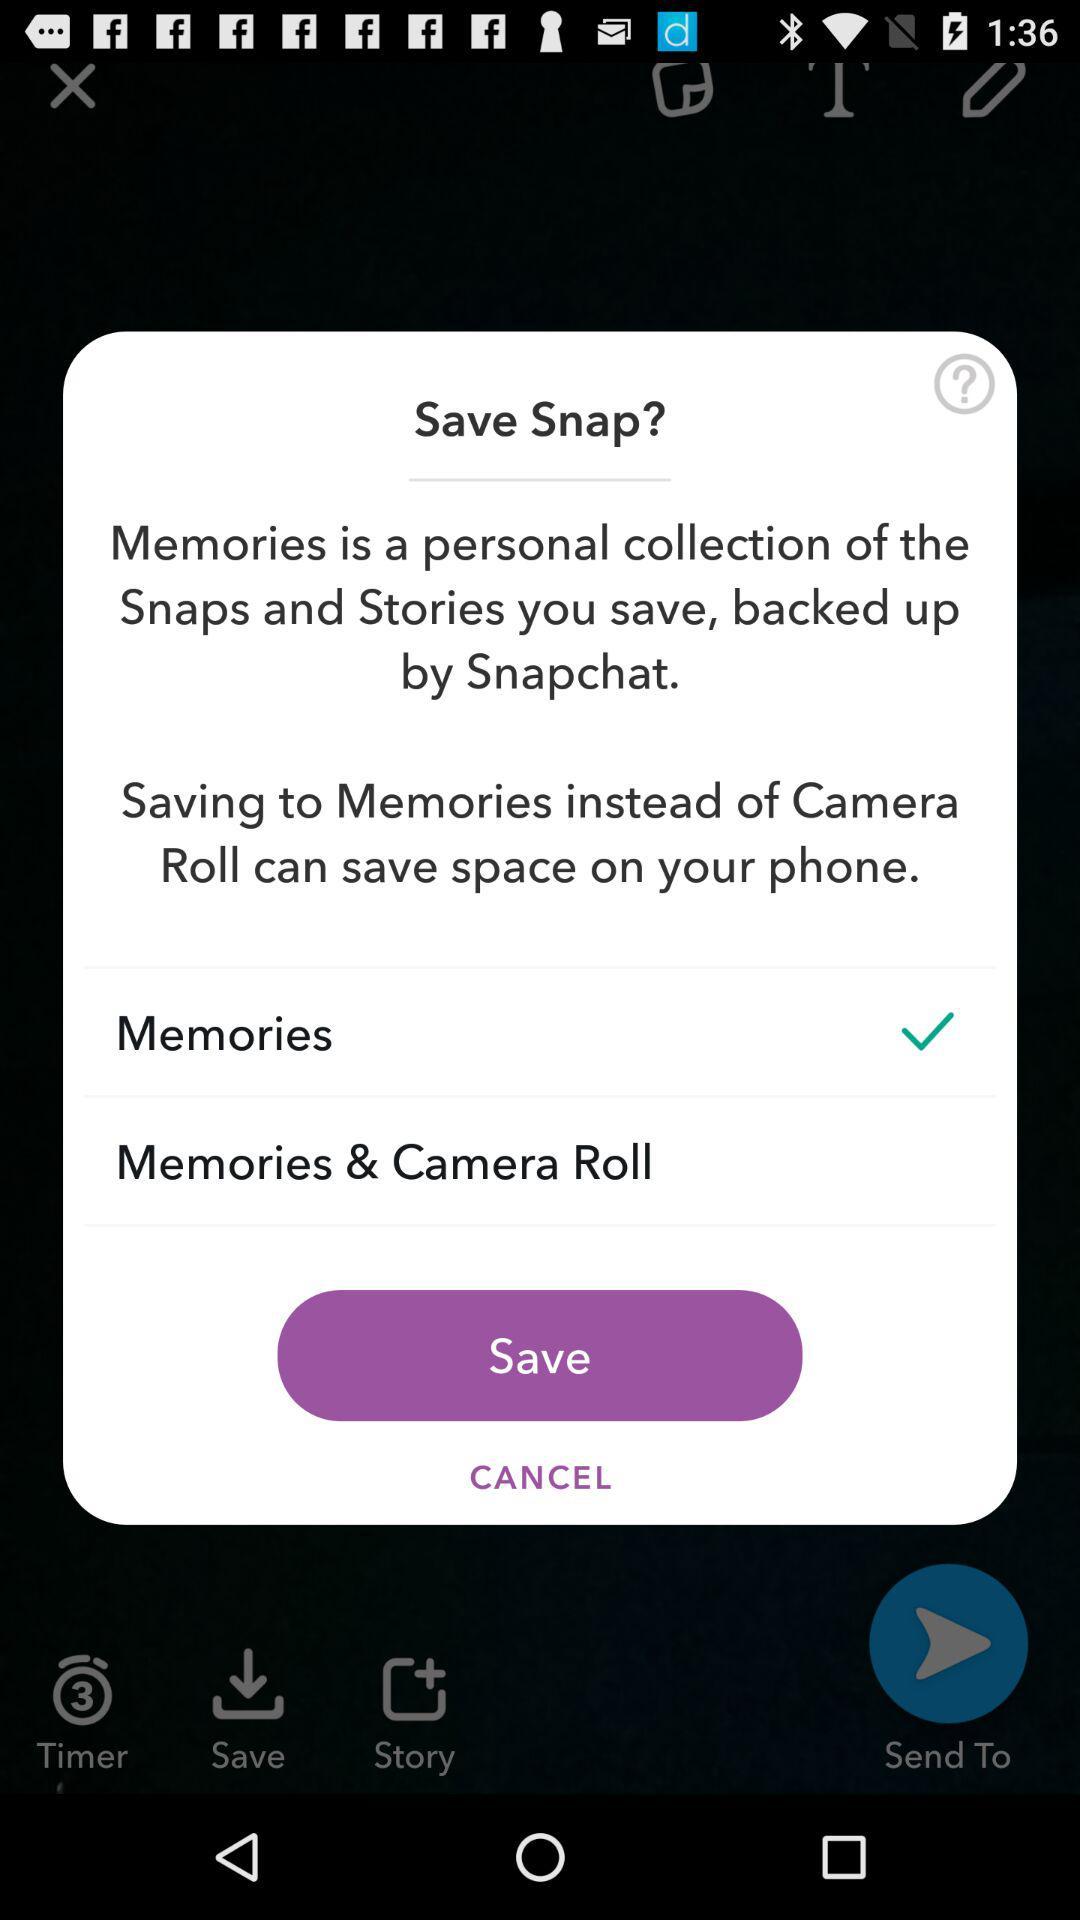 This screenshot has width=1080, height=1920. I want to click on explanation, so click(963, 384).